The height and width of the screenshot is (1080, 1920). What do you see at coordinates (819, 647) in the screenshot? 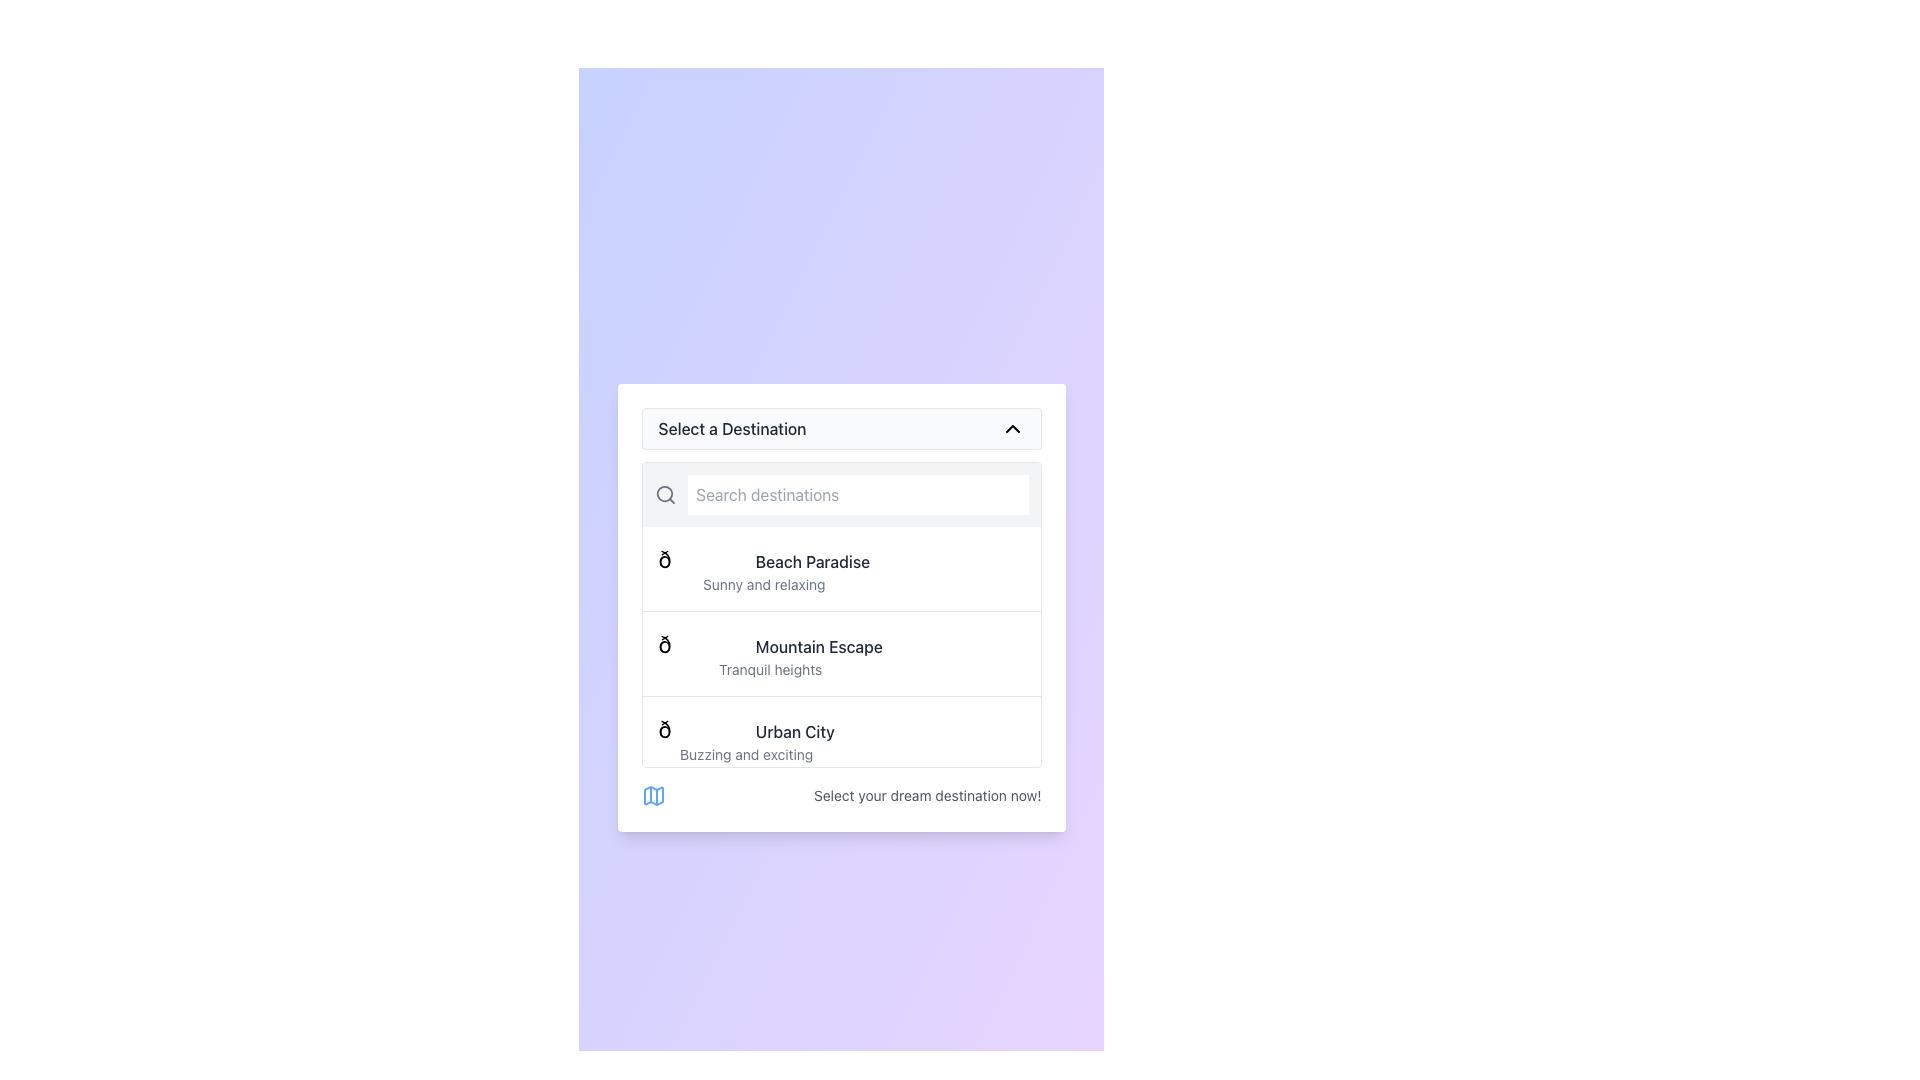
I see `the 'Mountain Escape' label in the dropdown menu` at bounding box center [819, 647].